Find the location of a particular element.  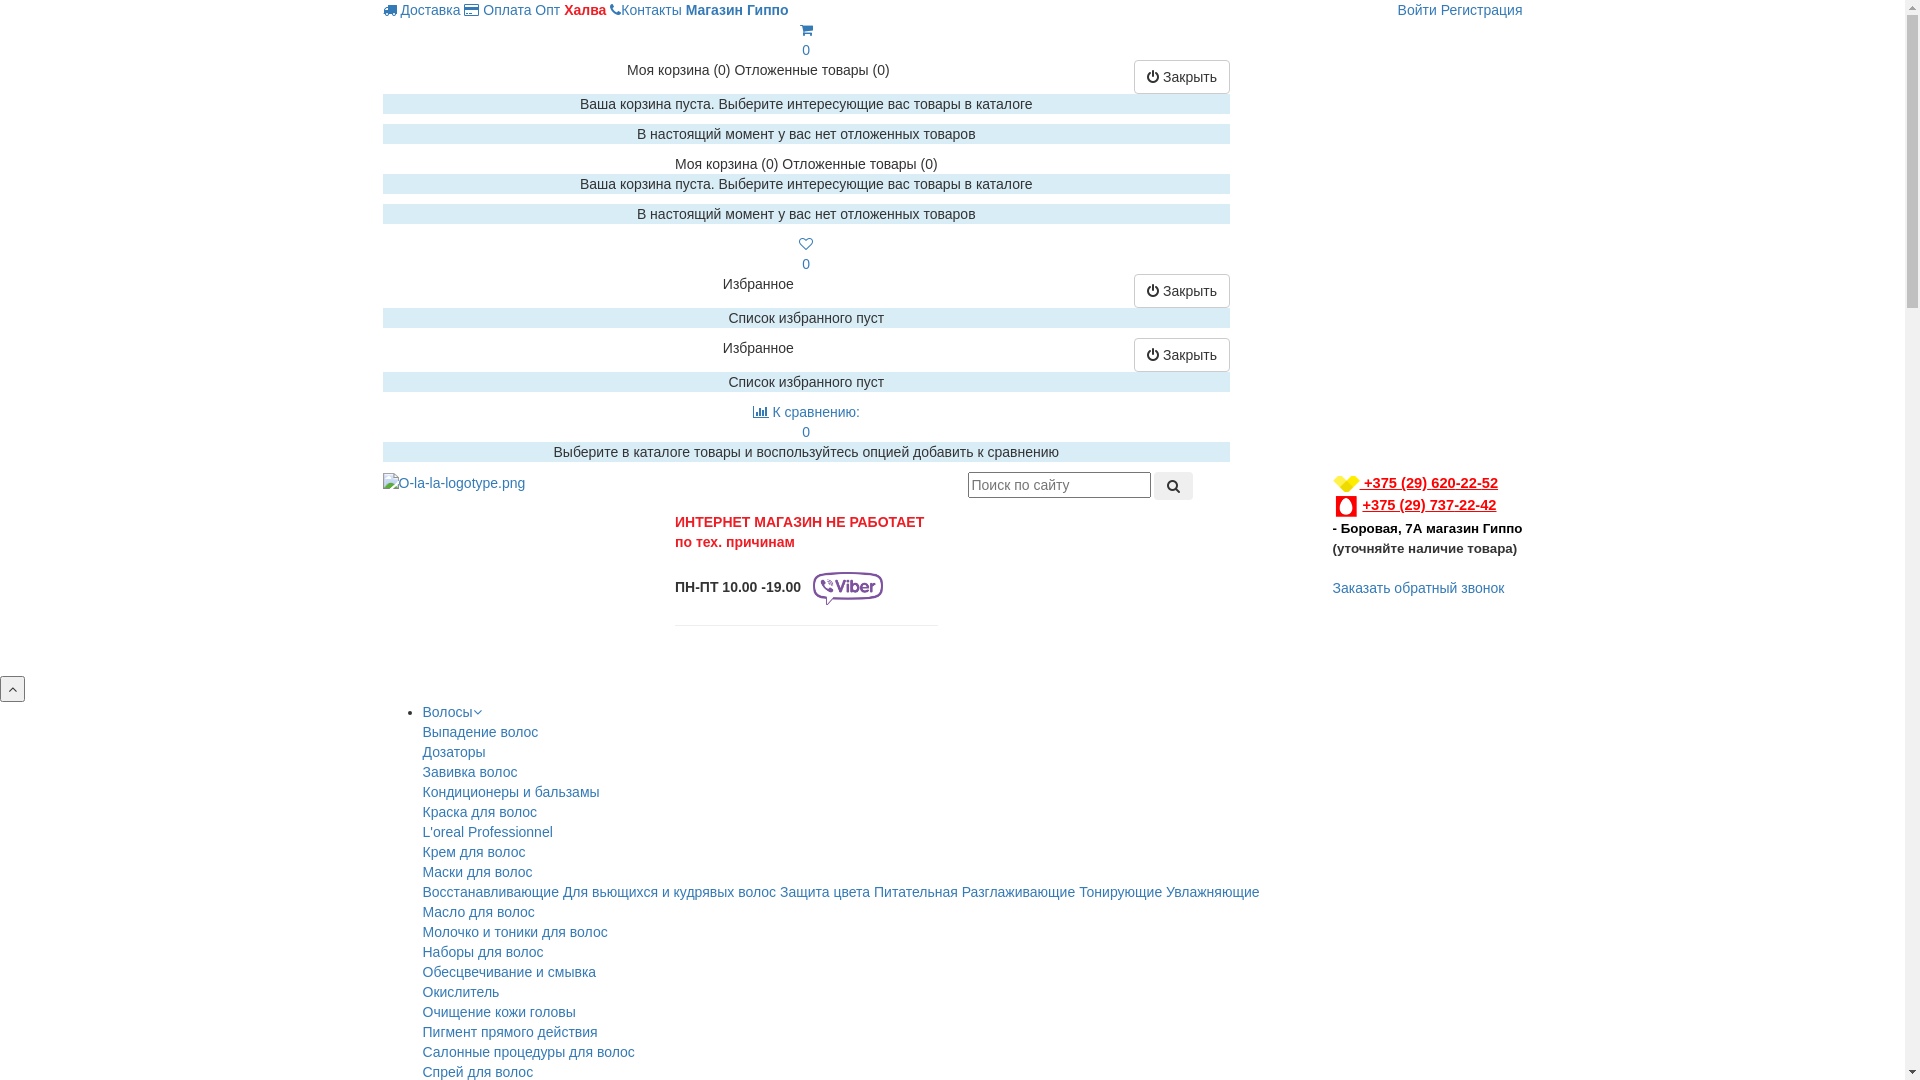

'L'oreal Professionnel' is located at coordinates (486, 832).